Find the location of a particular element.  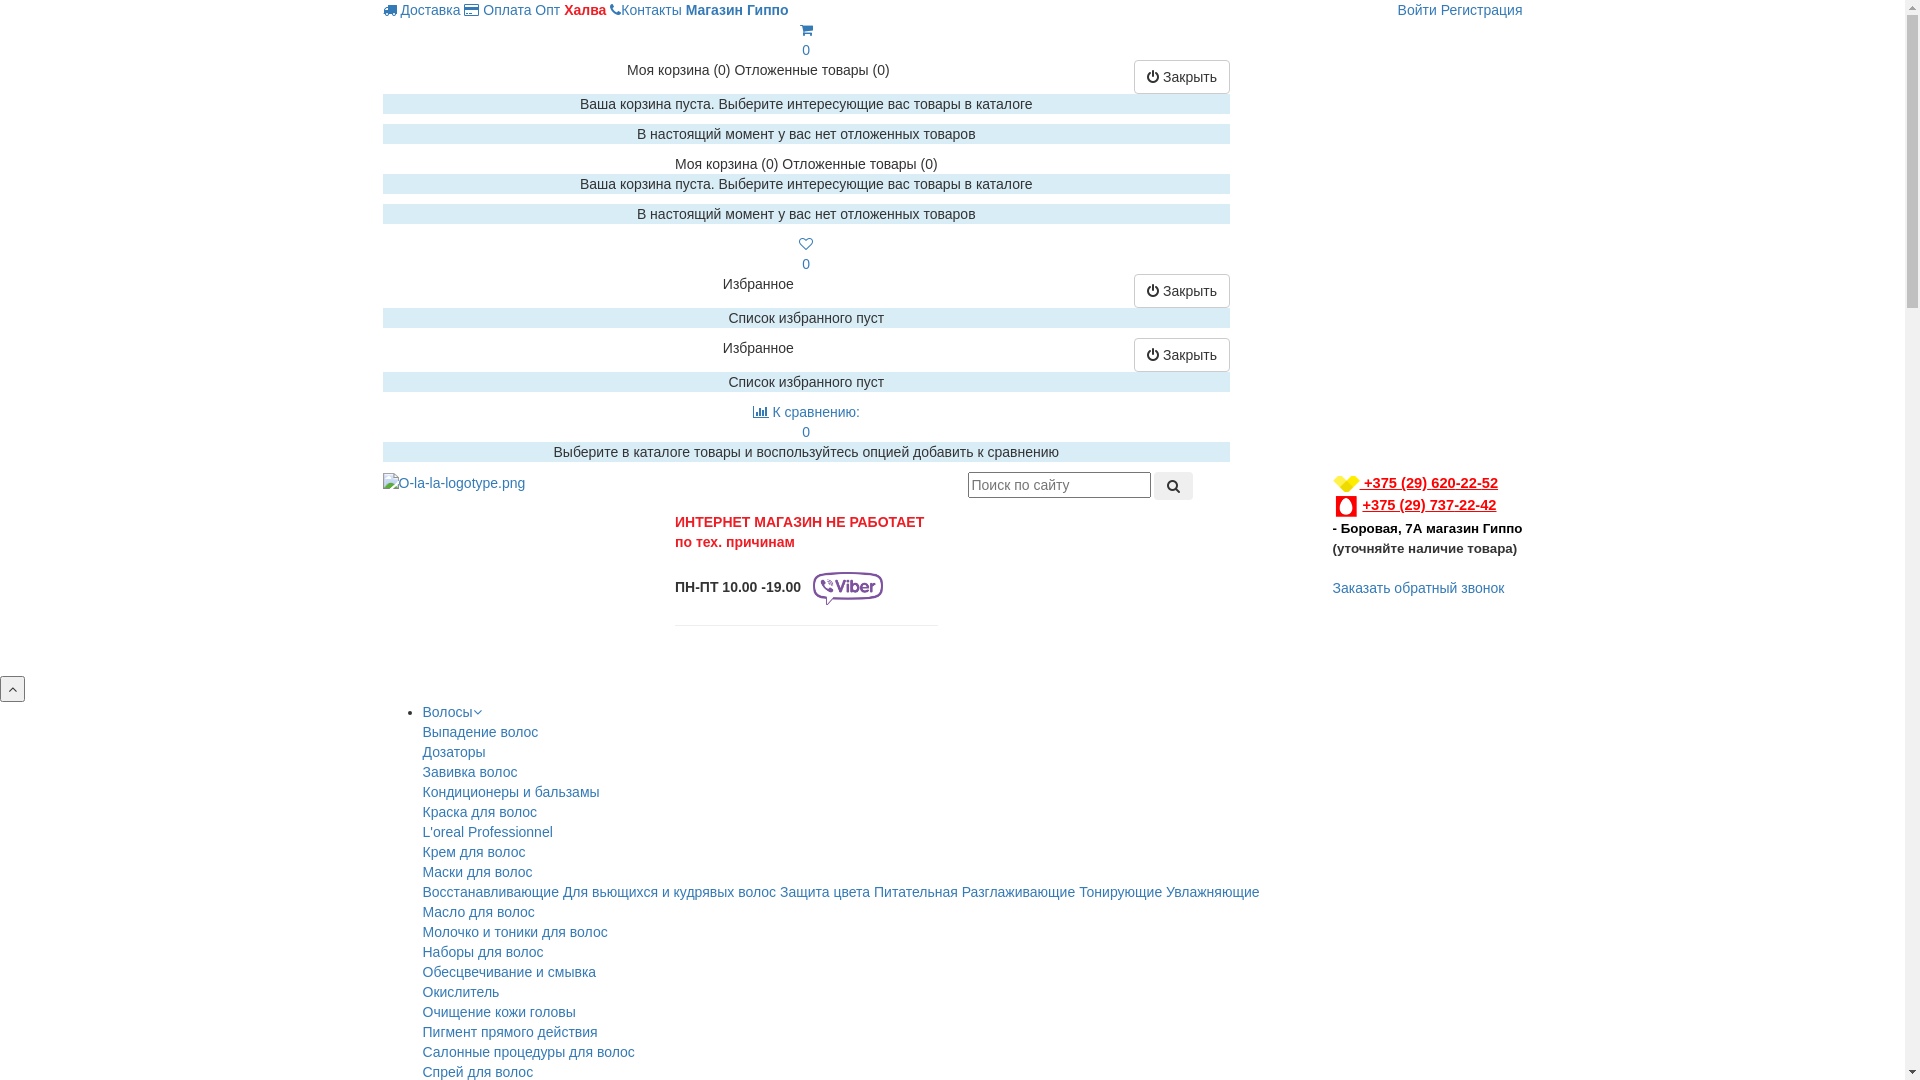

'L'oreal Professionnel' is located at coordinates (486, 832).